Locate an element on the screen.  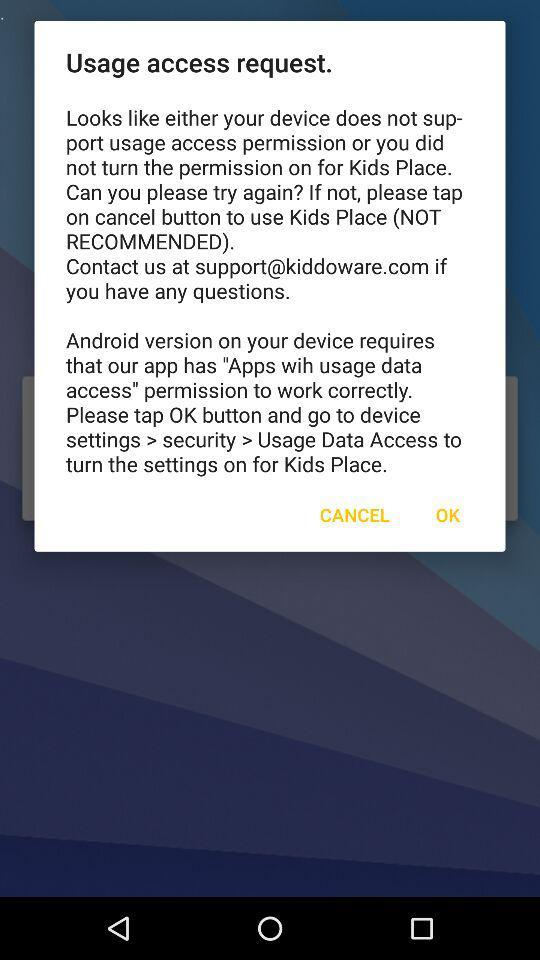
the icon to the right of cancel icon is located at coordinates (447, 513).